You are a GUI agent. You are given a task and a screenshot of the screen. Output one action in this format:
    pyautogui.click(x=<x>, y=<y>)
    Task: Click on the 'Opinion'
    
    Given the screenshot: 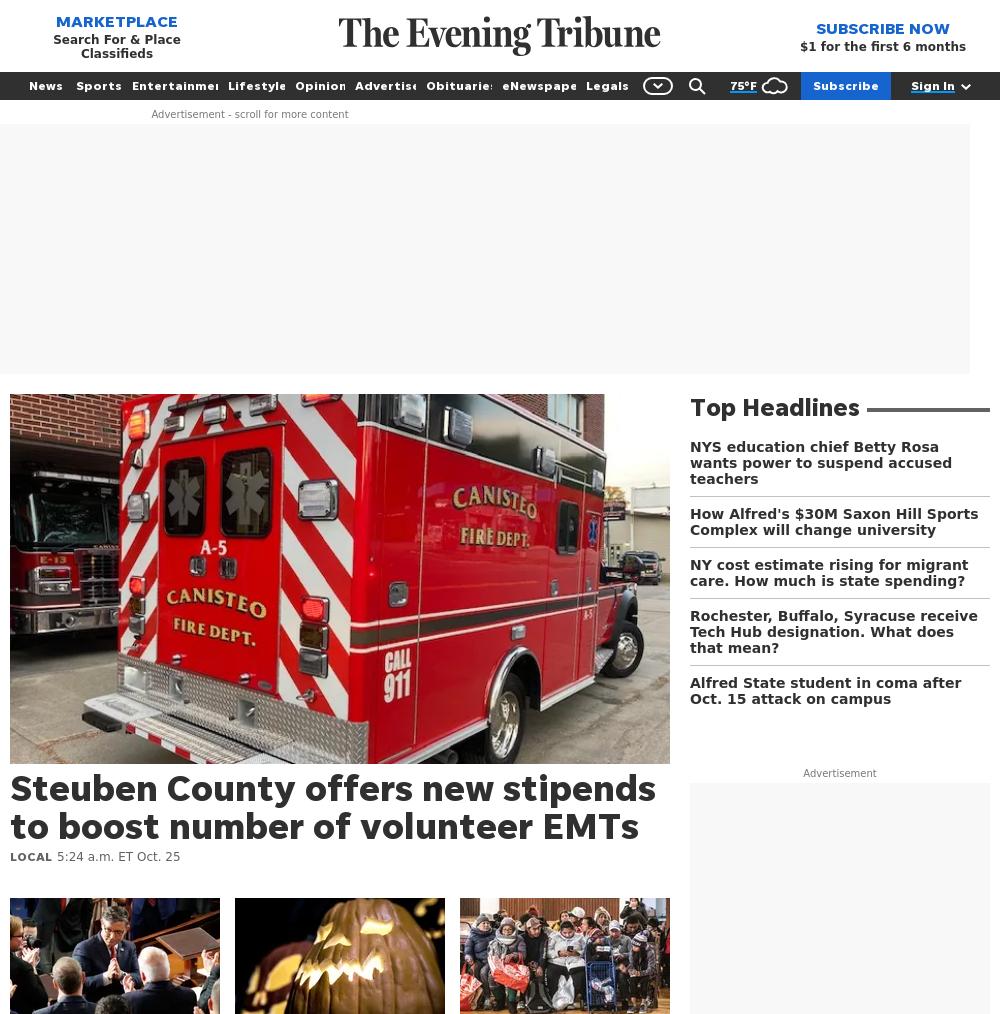 What is the action you would take?
    pyautogui.click(x=319, y=84)
    